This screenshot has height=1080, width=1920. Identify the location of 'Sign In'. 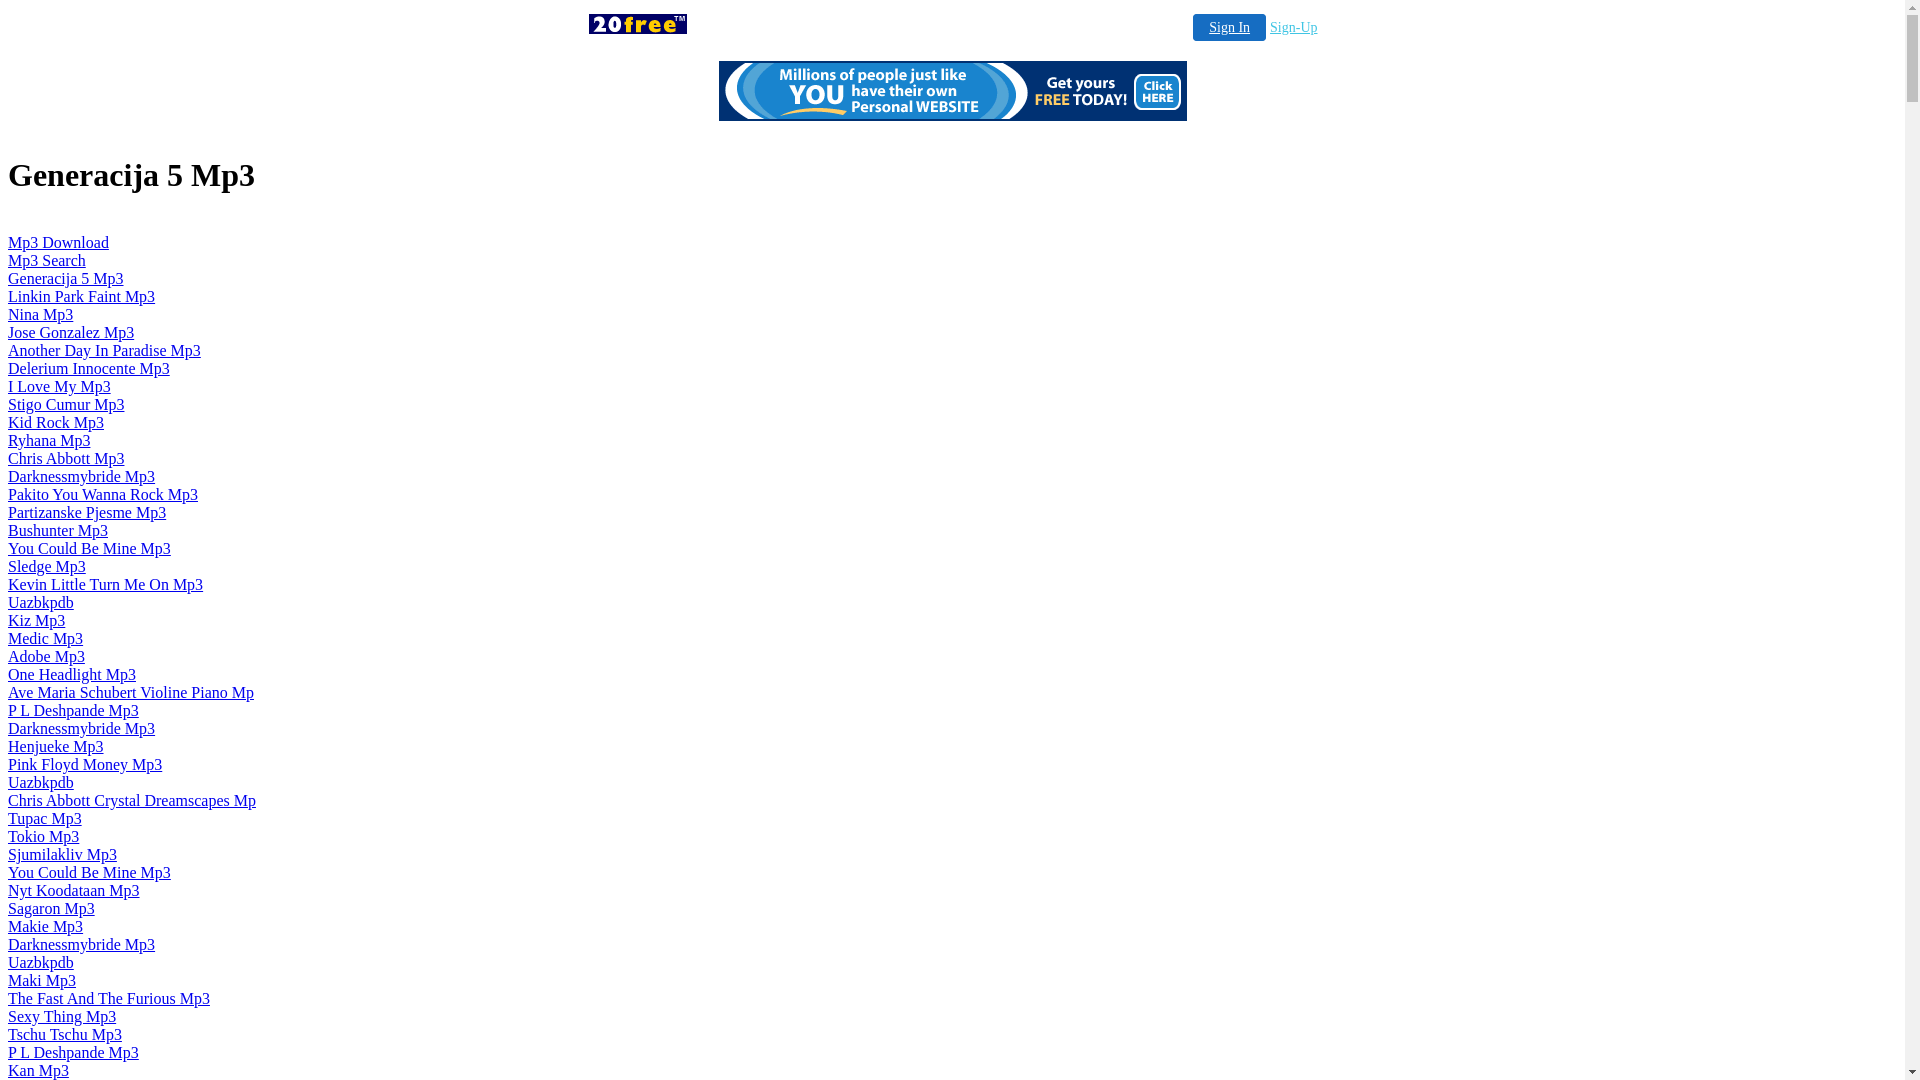
(1228, 27).